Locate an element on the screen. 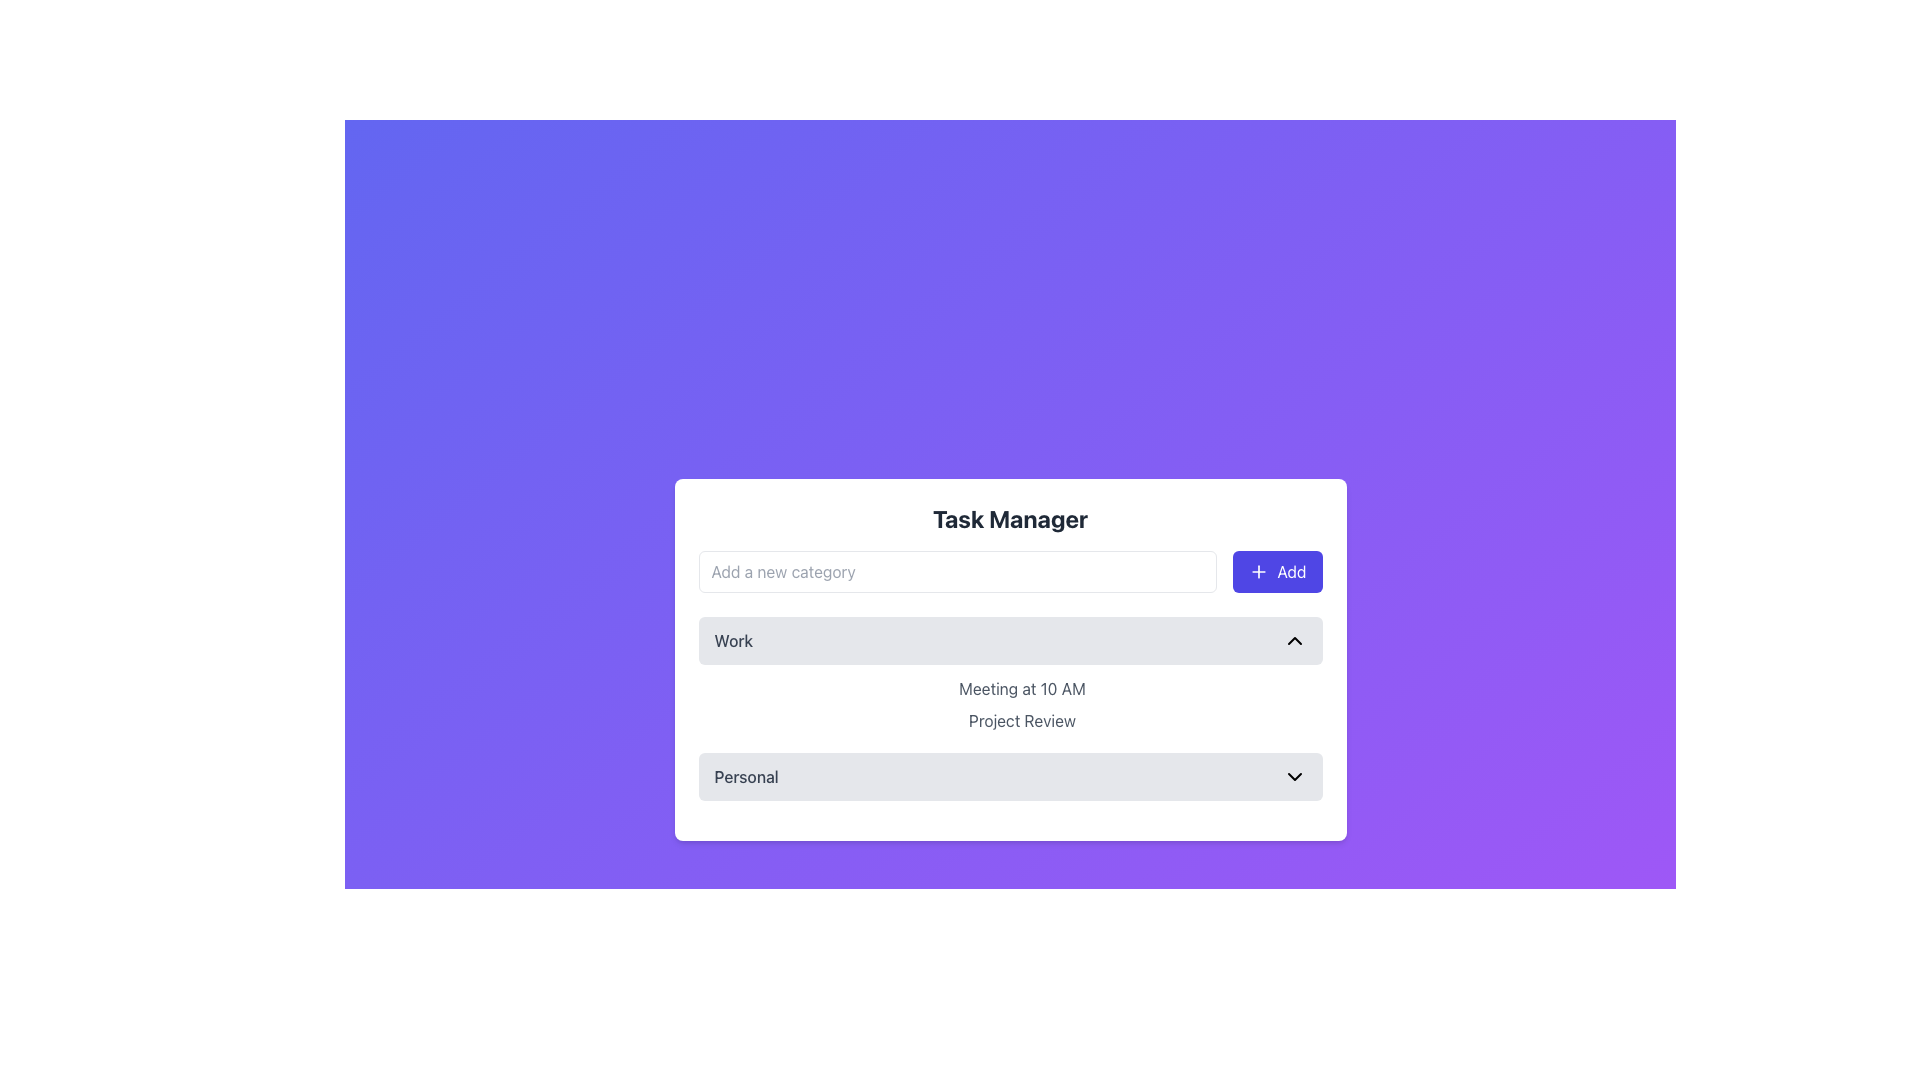 The image size is (1920, 1080). the action button for adding a new category, located to the right of the text input field labeled 'Add a new category' is located at coordinates (1276, 571).